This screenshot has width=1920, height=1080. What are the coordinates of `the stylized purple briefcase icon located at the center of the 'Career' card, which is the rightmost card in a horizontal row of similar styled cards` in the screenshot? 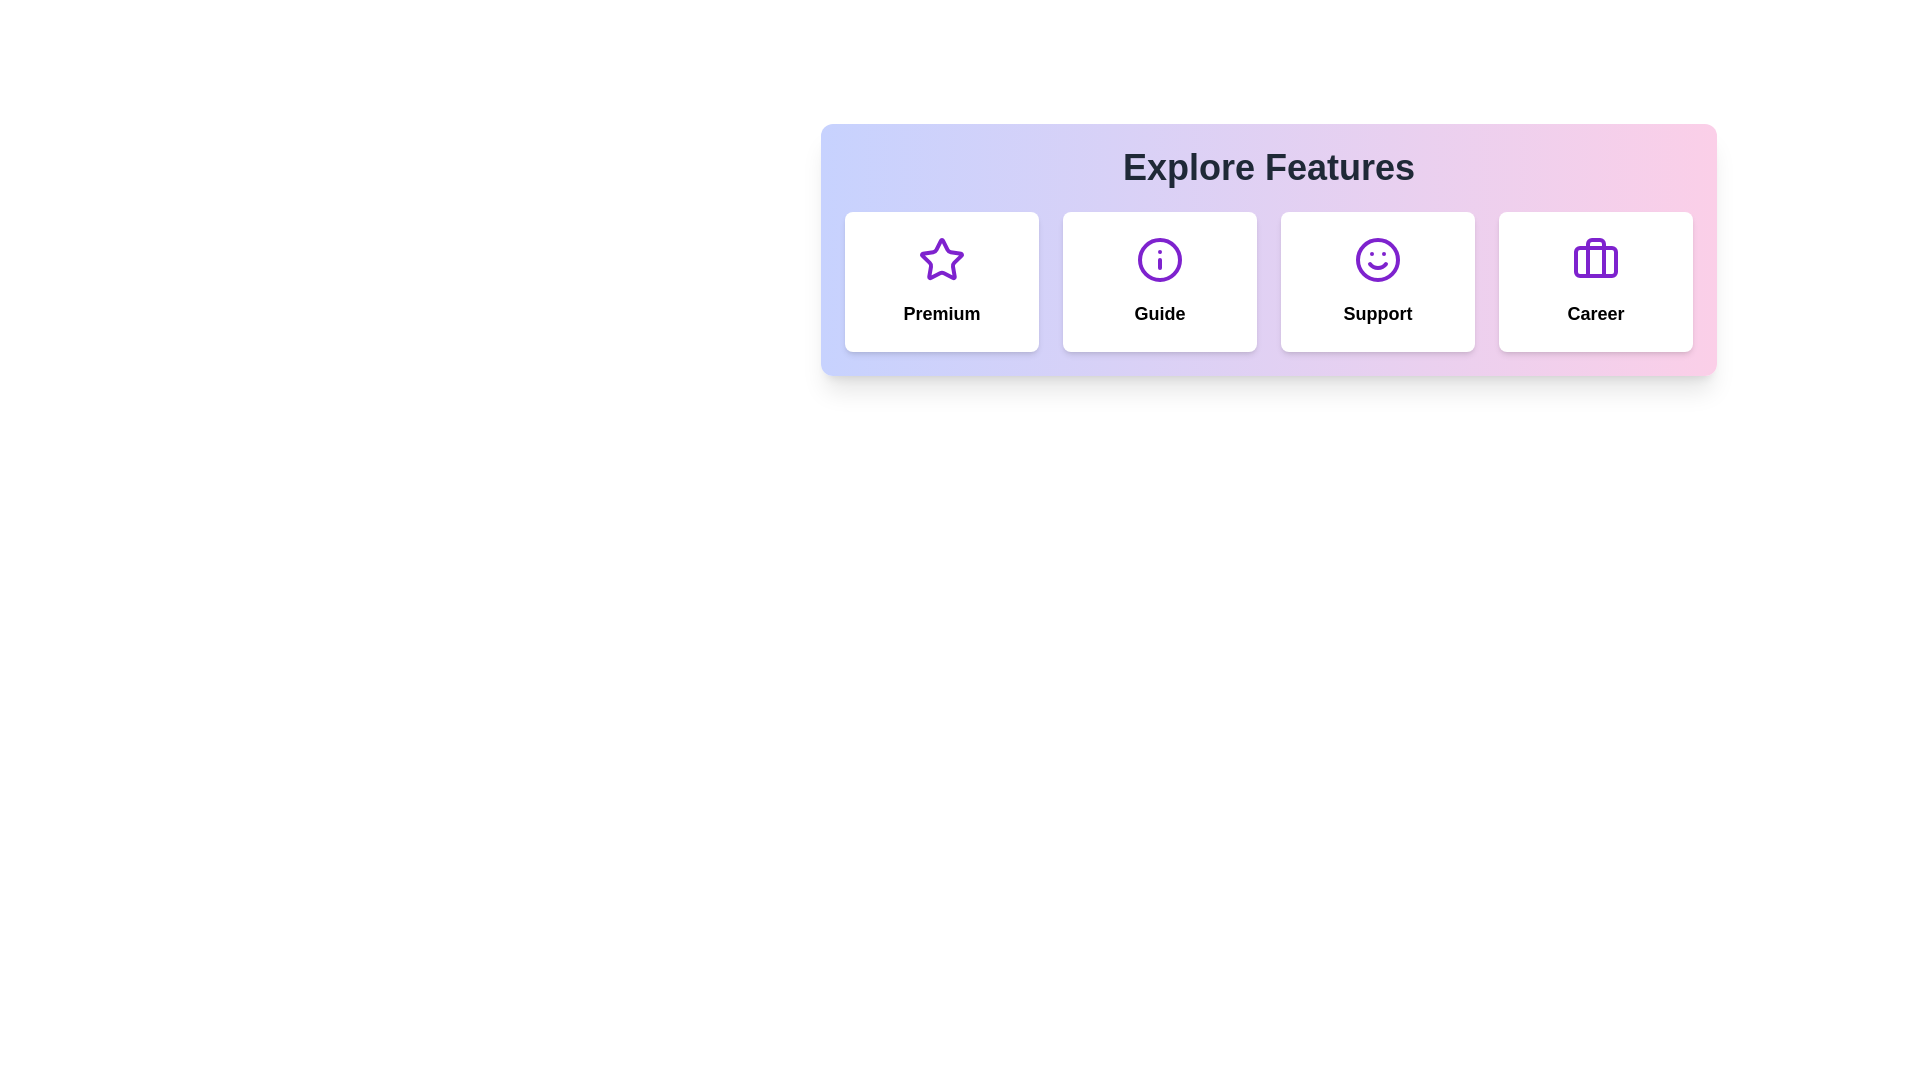 It's located at (1595, 258).